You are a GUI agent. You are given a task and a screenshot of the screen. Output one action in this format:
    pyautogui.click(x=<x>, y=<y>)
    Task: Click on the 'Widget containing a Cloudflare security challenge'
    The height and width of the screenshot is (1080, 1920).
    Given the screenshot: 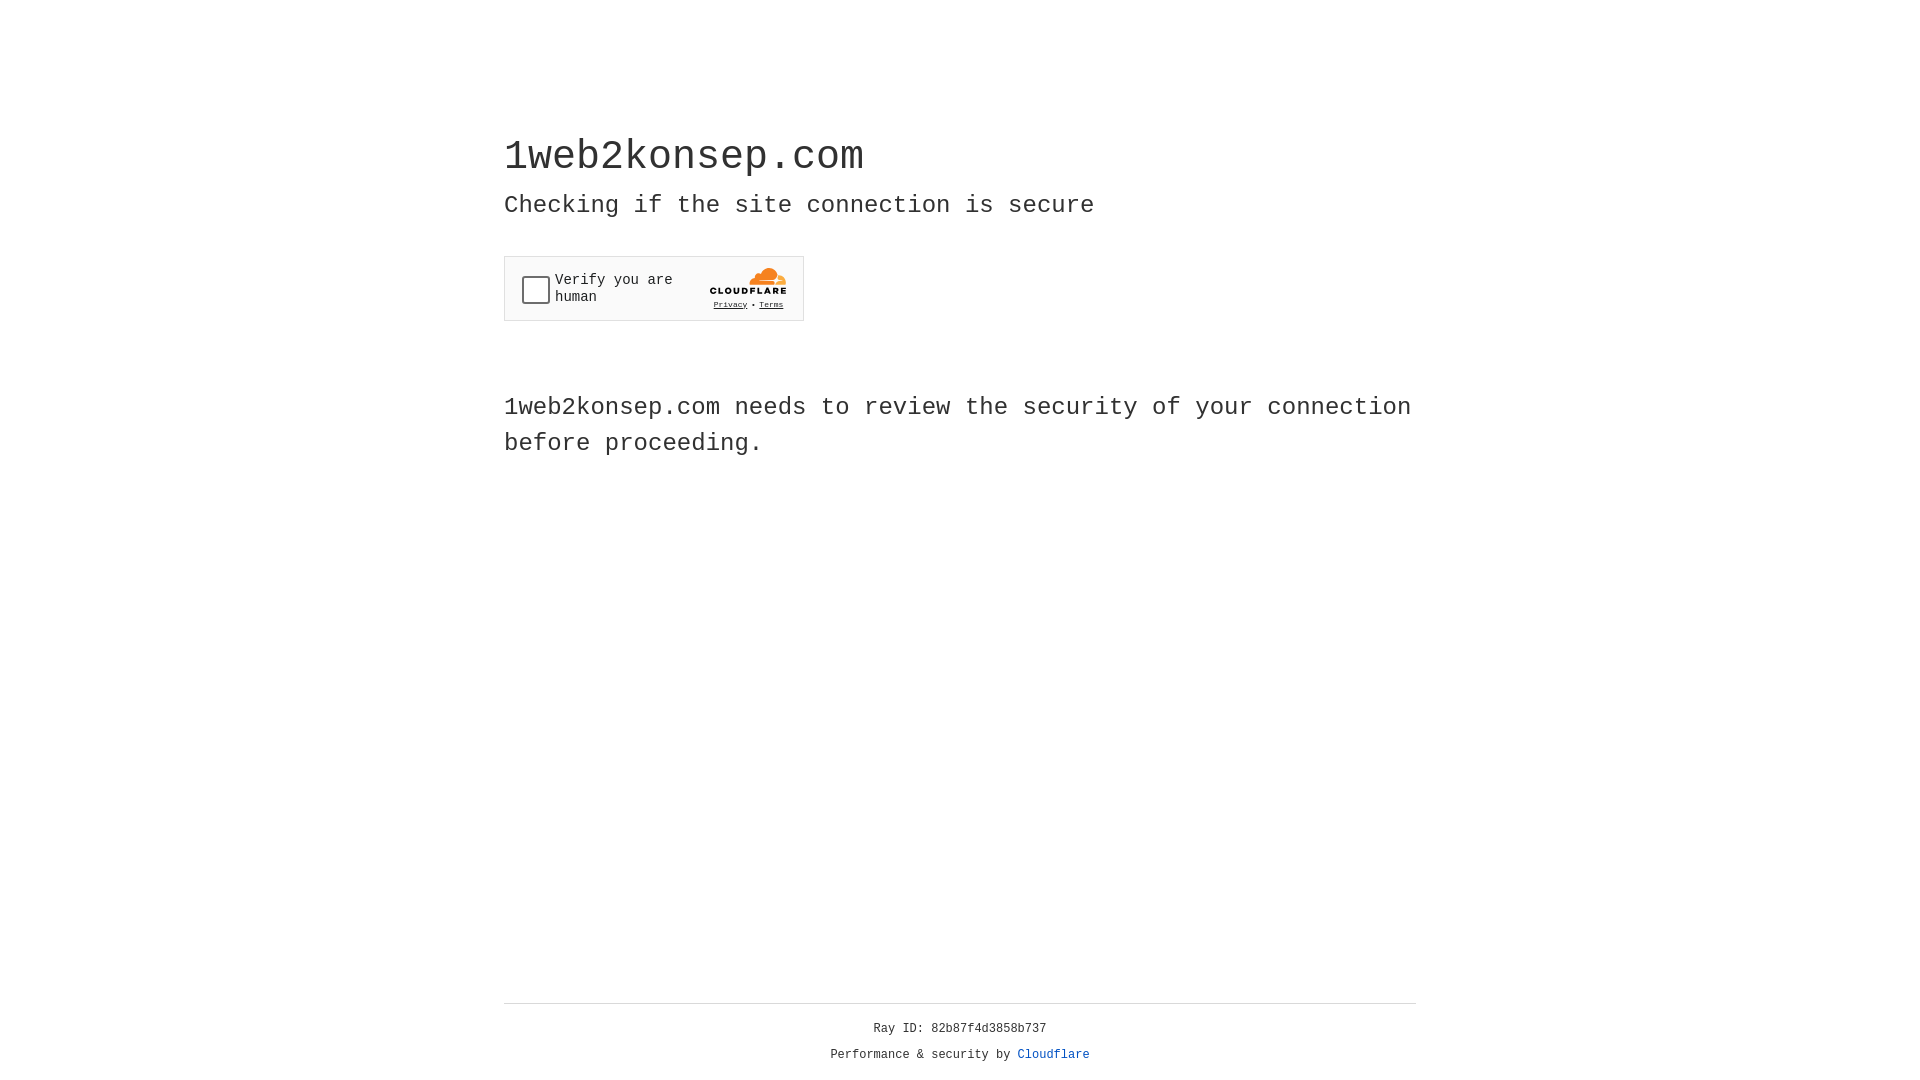 What is the action you would take?
    pyautogui.click(x=653, y=288)
    